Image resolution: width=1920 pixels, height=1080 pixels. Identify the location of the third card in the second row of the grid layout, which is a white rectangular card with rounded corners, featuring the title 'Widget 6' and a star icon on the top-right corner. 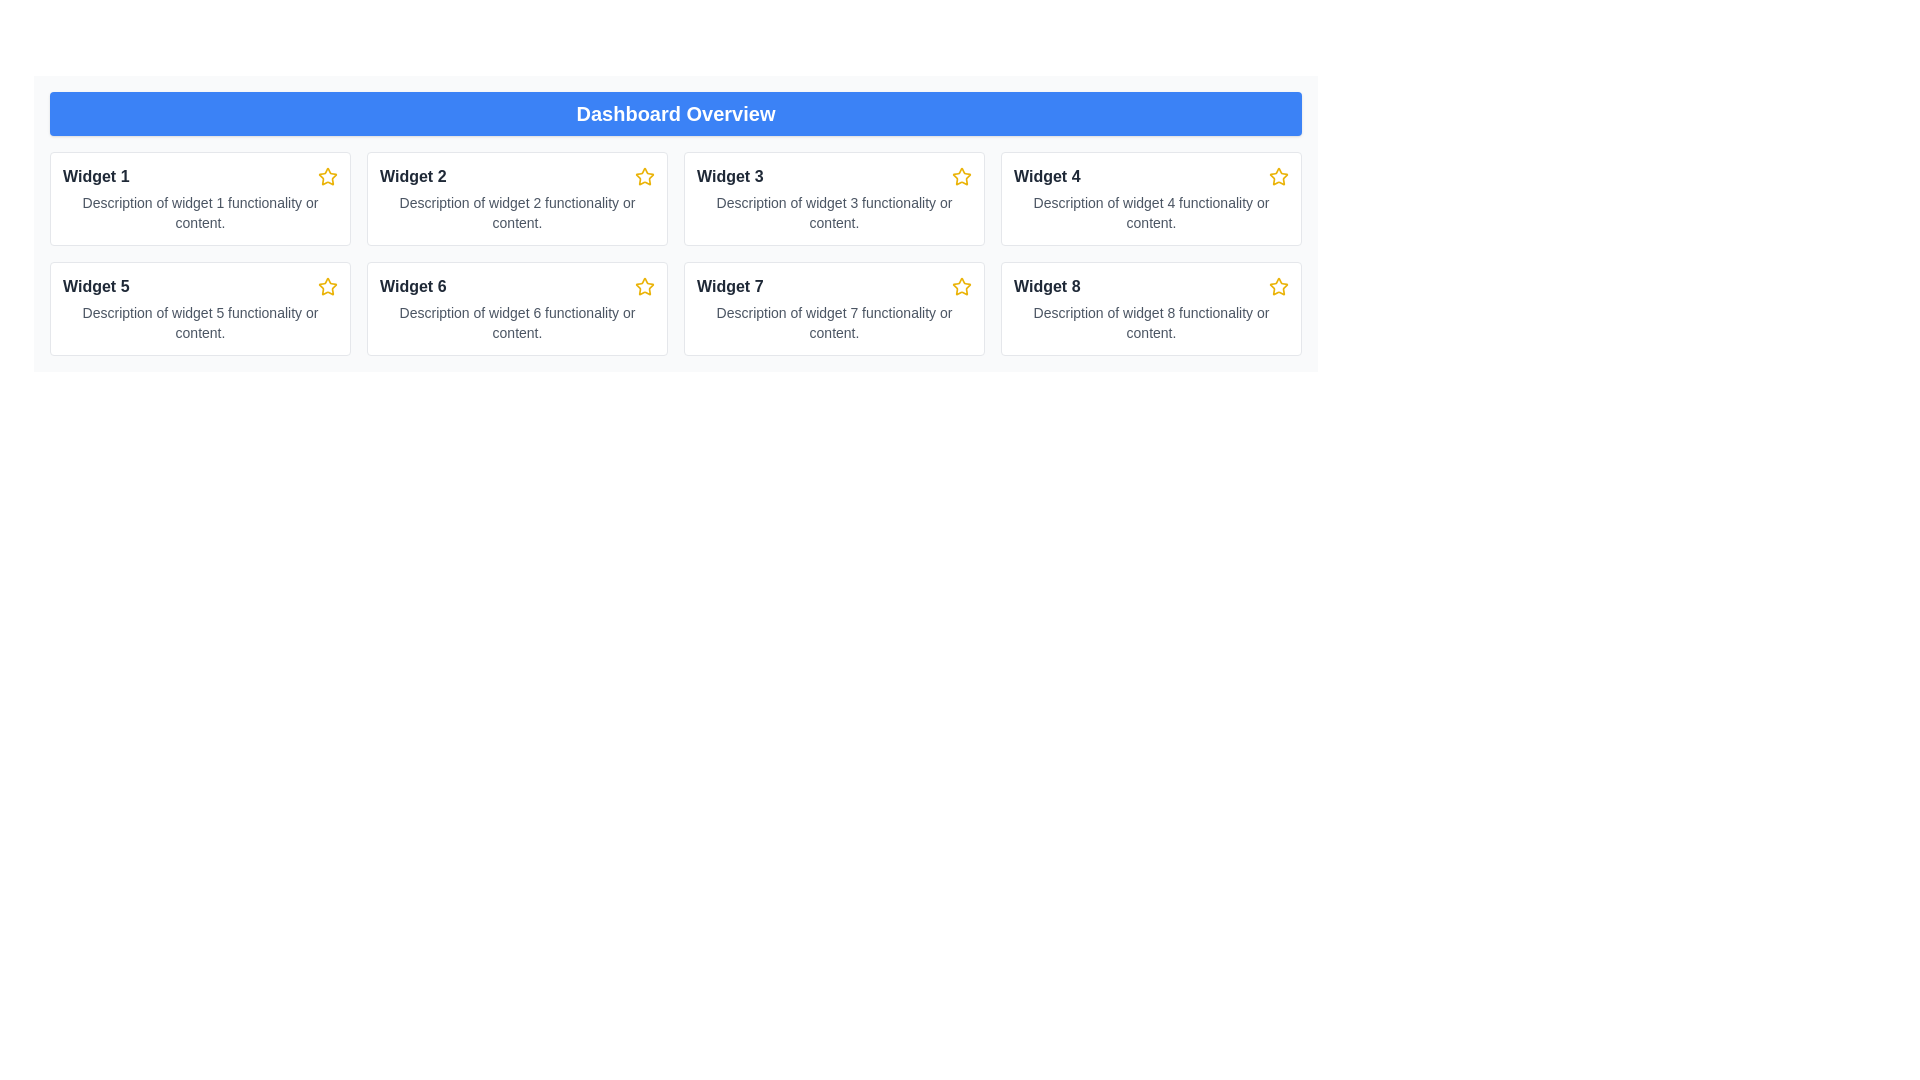
(517, 308).